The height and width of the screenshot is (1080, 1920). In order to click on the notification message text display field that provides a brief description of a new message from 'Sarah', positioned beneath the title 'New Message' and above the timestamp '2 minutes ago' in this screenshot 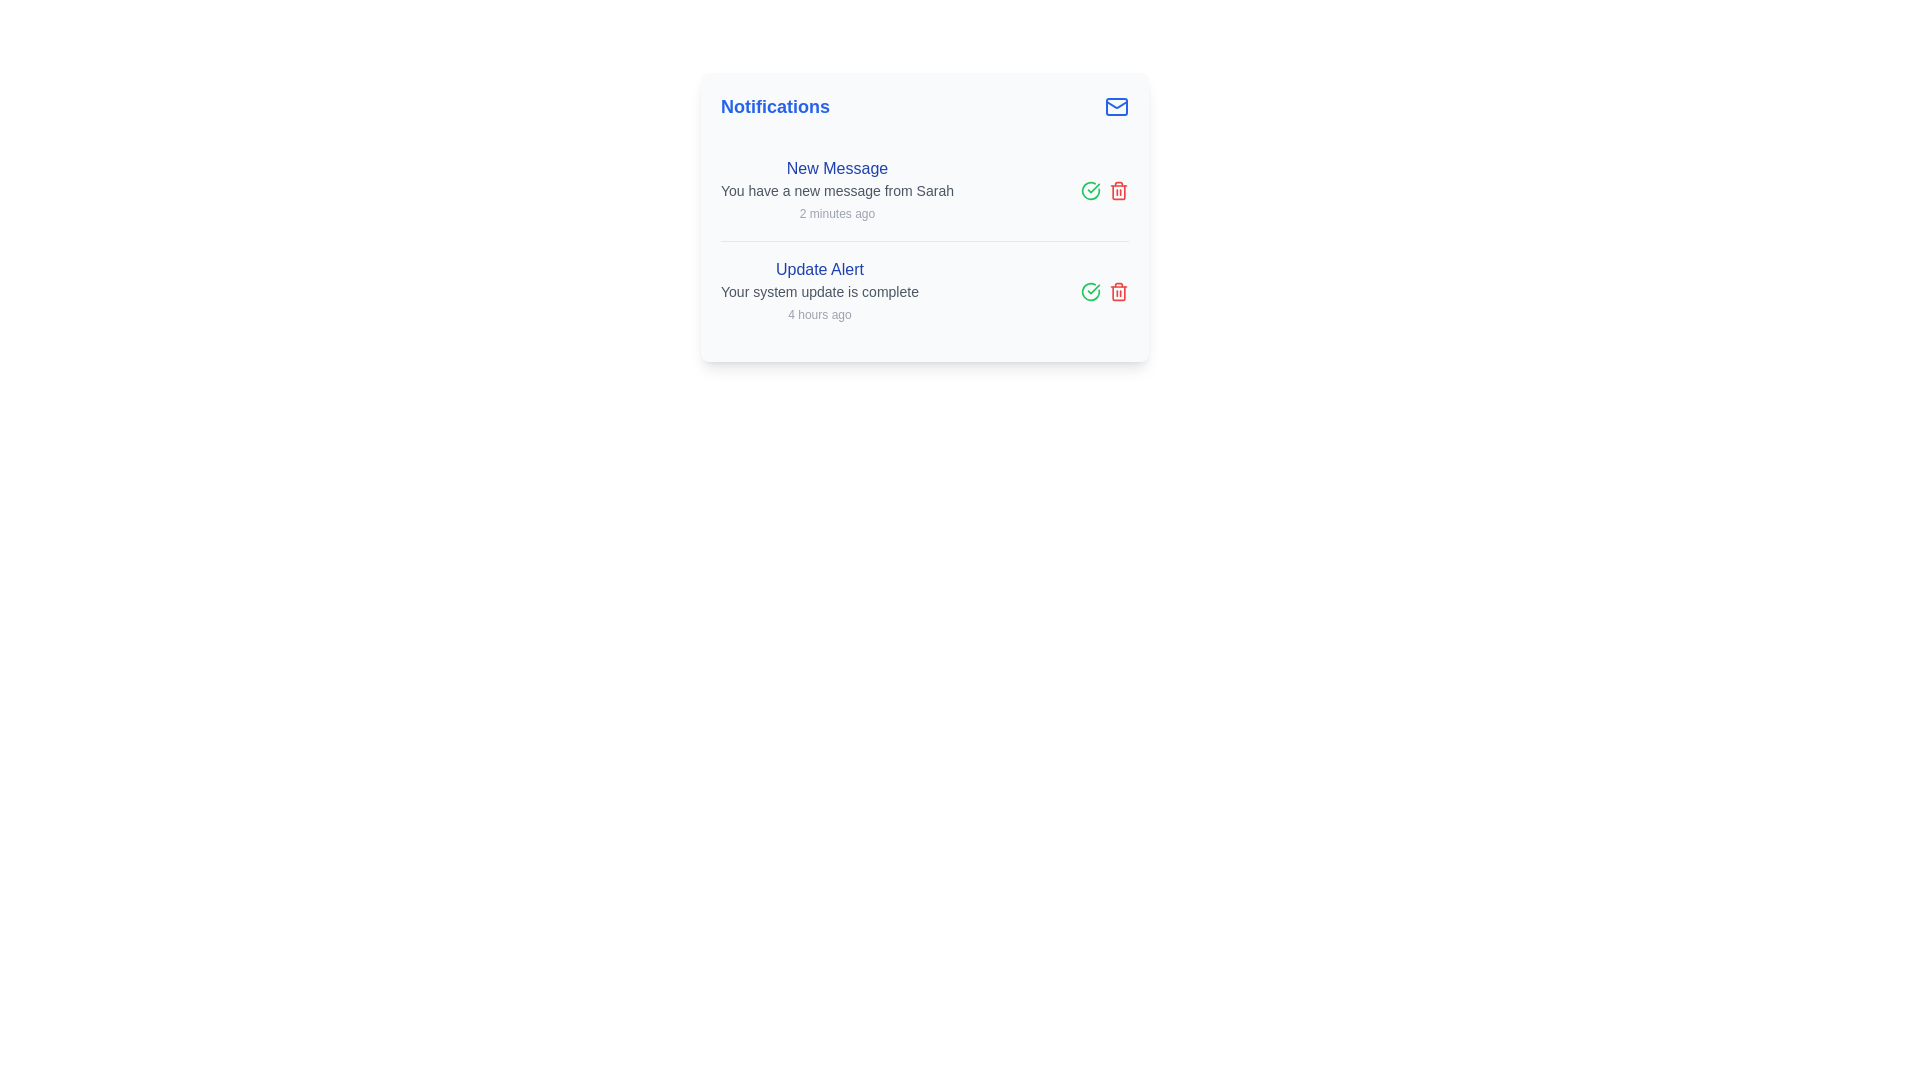, I will do `click(837, 191)`.